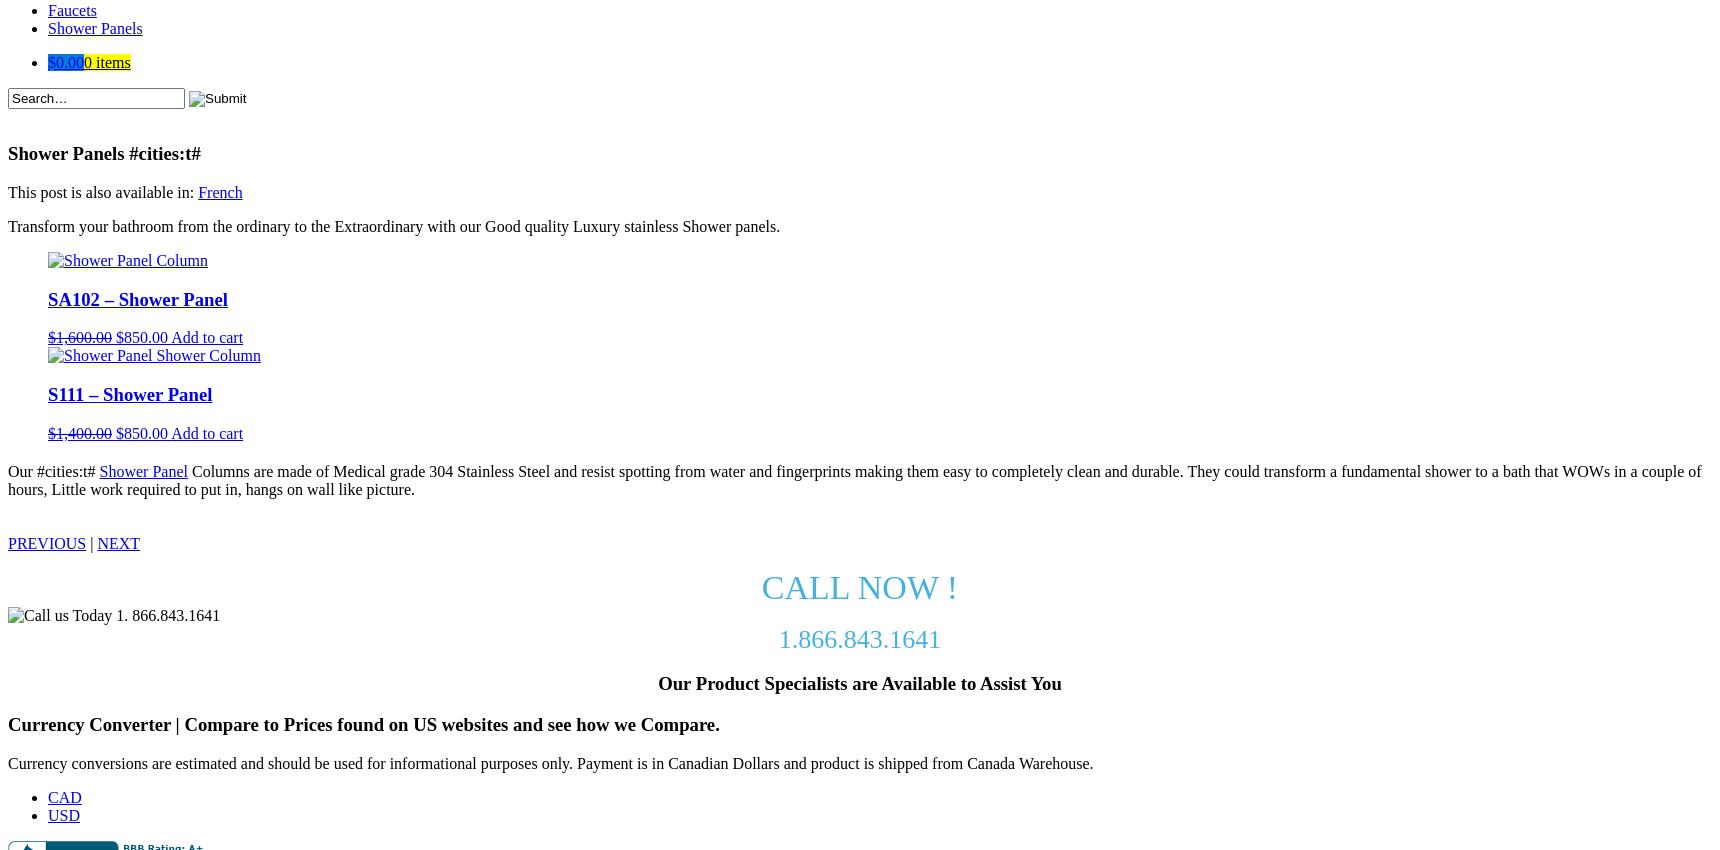 Image resolution: width=1720 pixels, height=850 pixels. What do you see at coordinates (7, 225) in the screenshot?
I see `'Transform your bathroom from the ordinary to the Extraordinary with our Good quality Luxury stainless Shower panels.'` at bounding box center [7, 225].